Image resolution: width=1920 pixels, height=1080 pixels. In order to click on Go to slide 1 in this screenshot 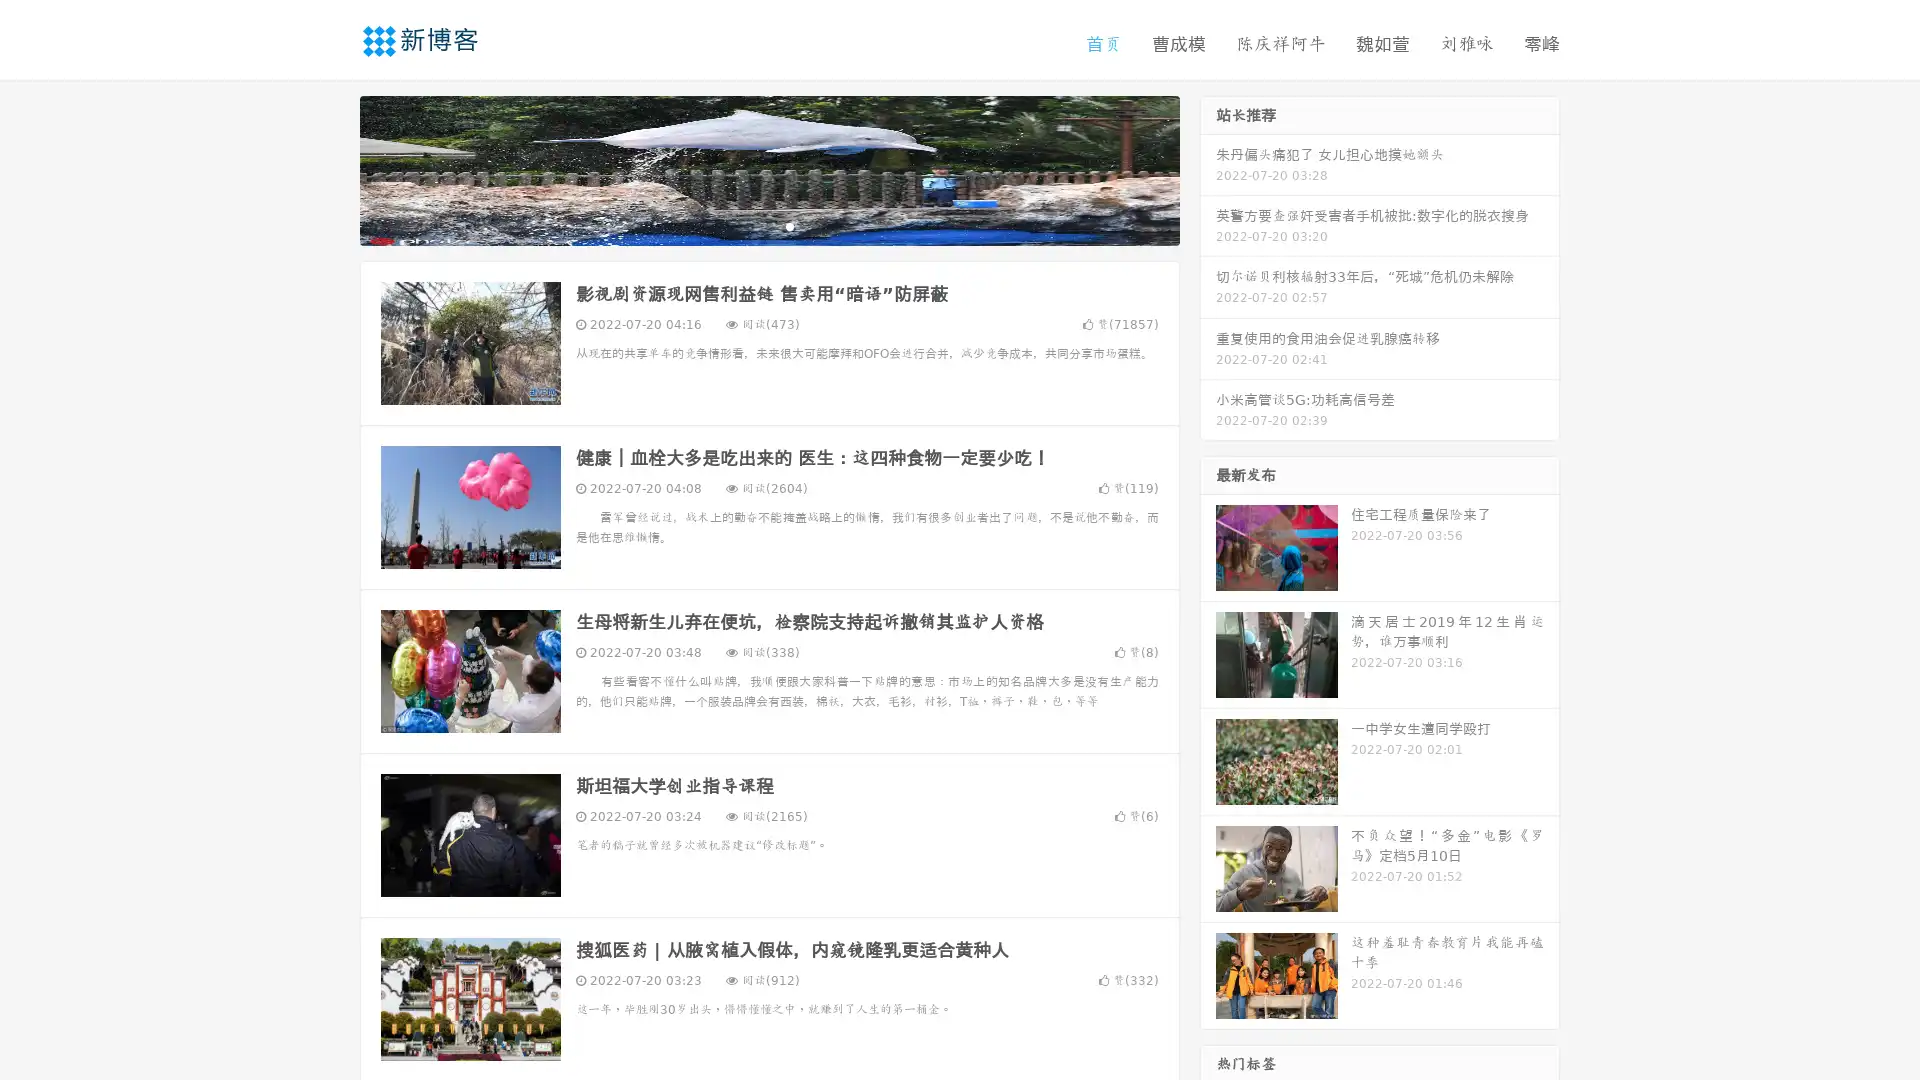, I will do `click(748, 225)`.